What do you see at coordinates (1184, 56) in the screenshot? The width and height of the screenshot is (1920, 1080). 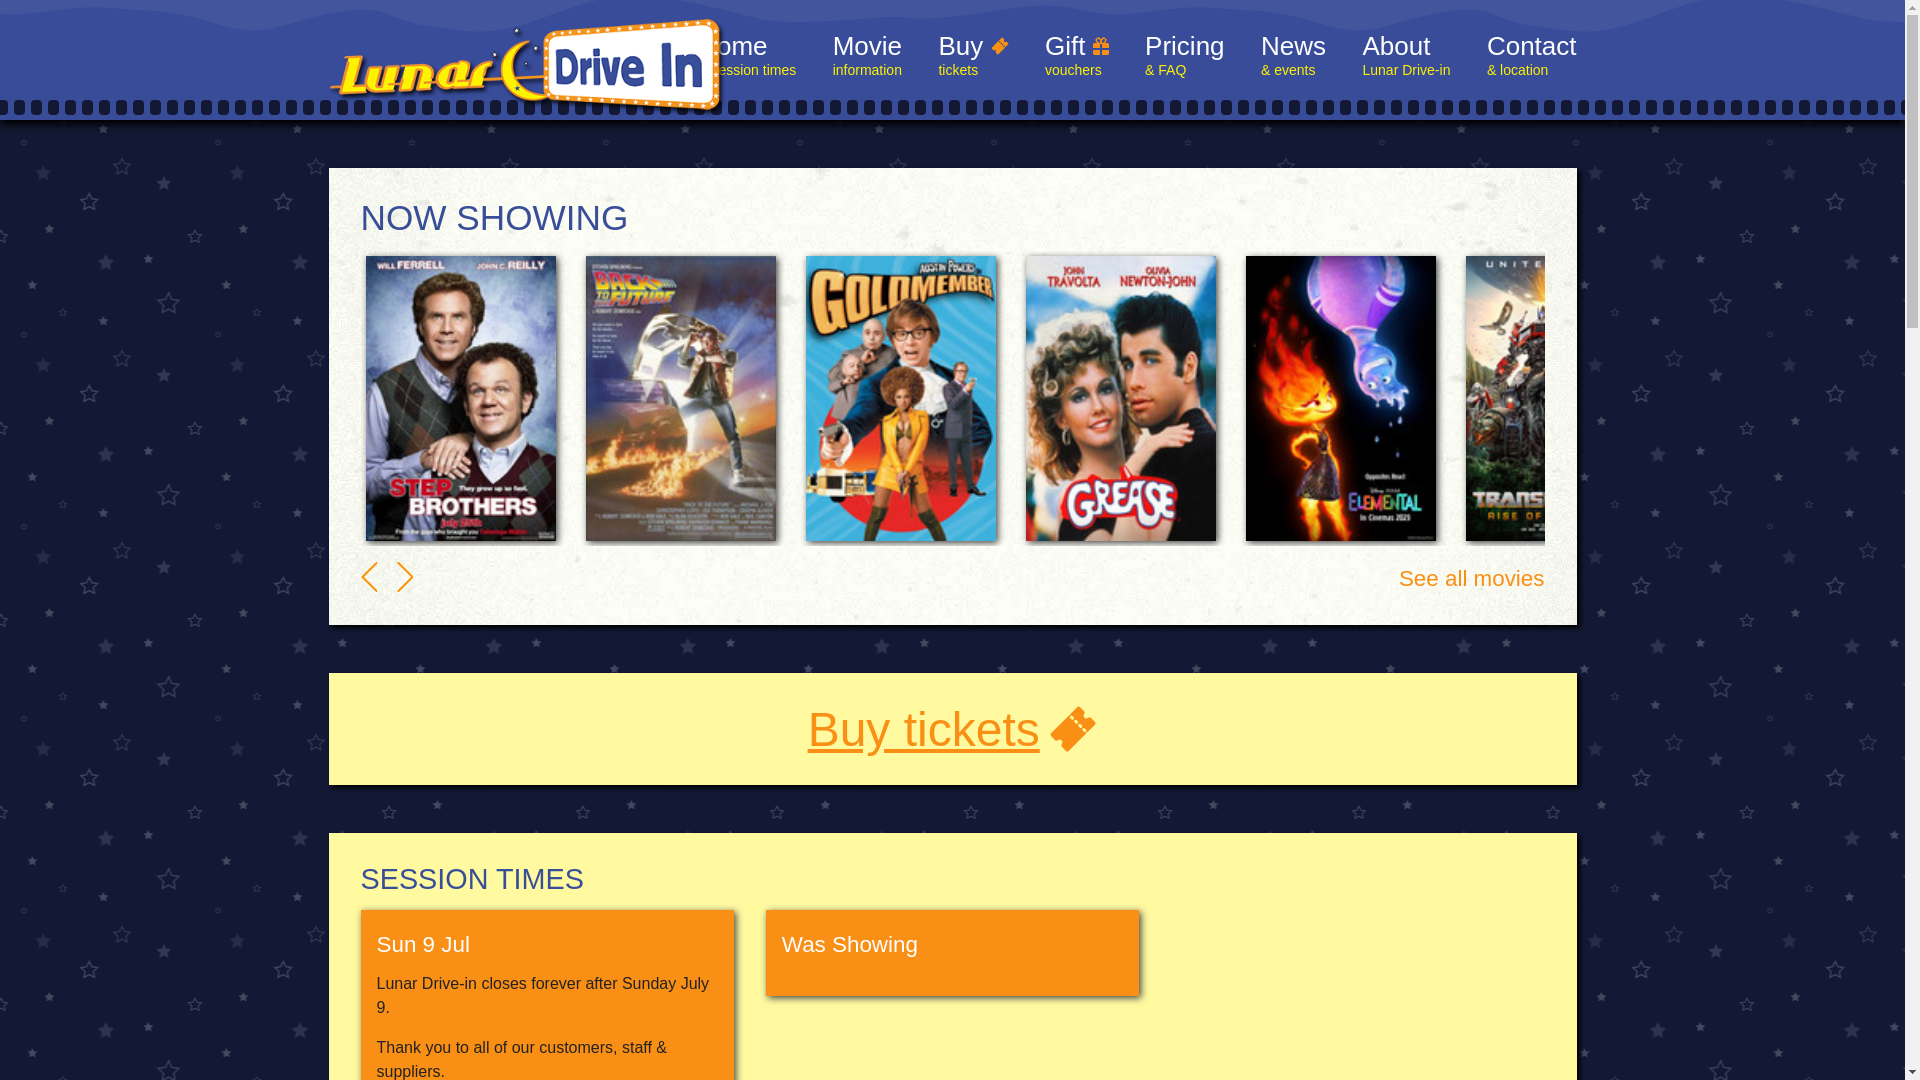 I see `'Pricing` at bounding box center [1184, 56].